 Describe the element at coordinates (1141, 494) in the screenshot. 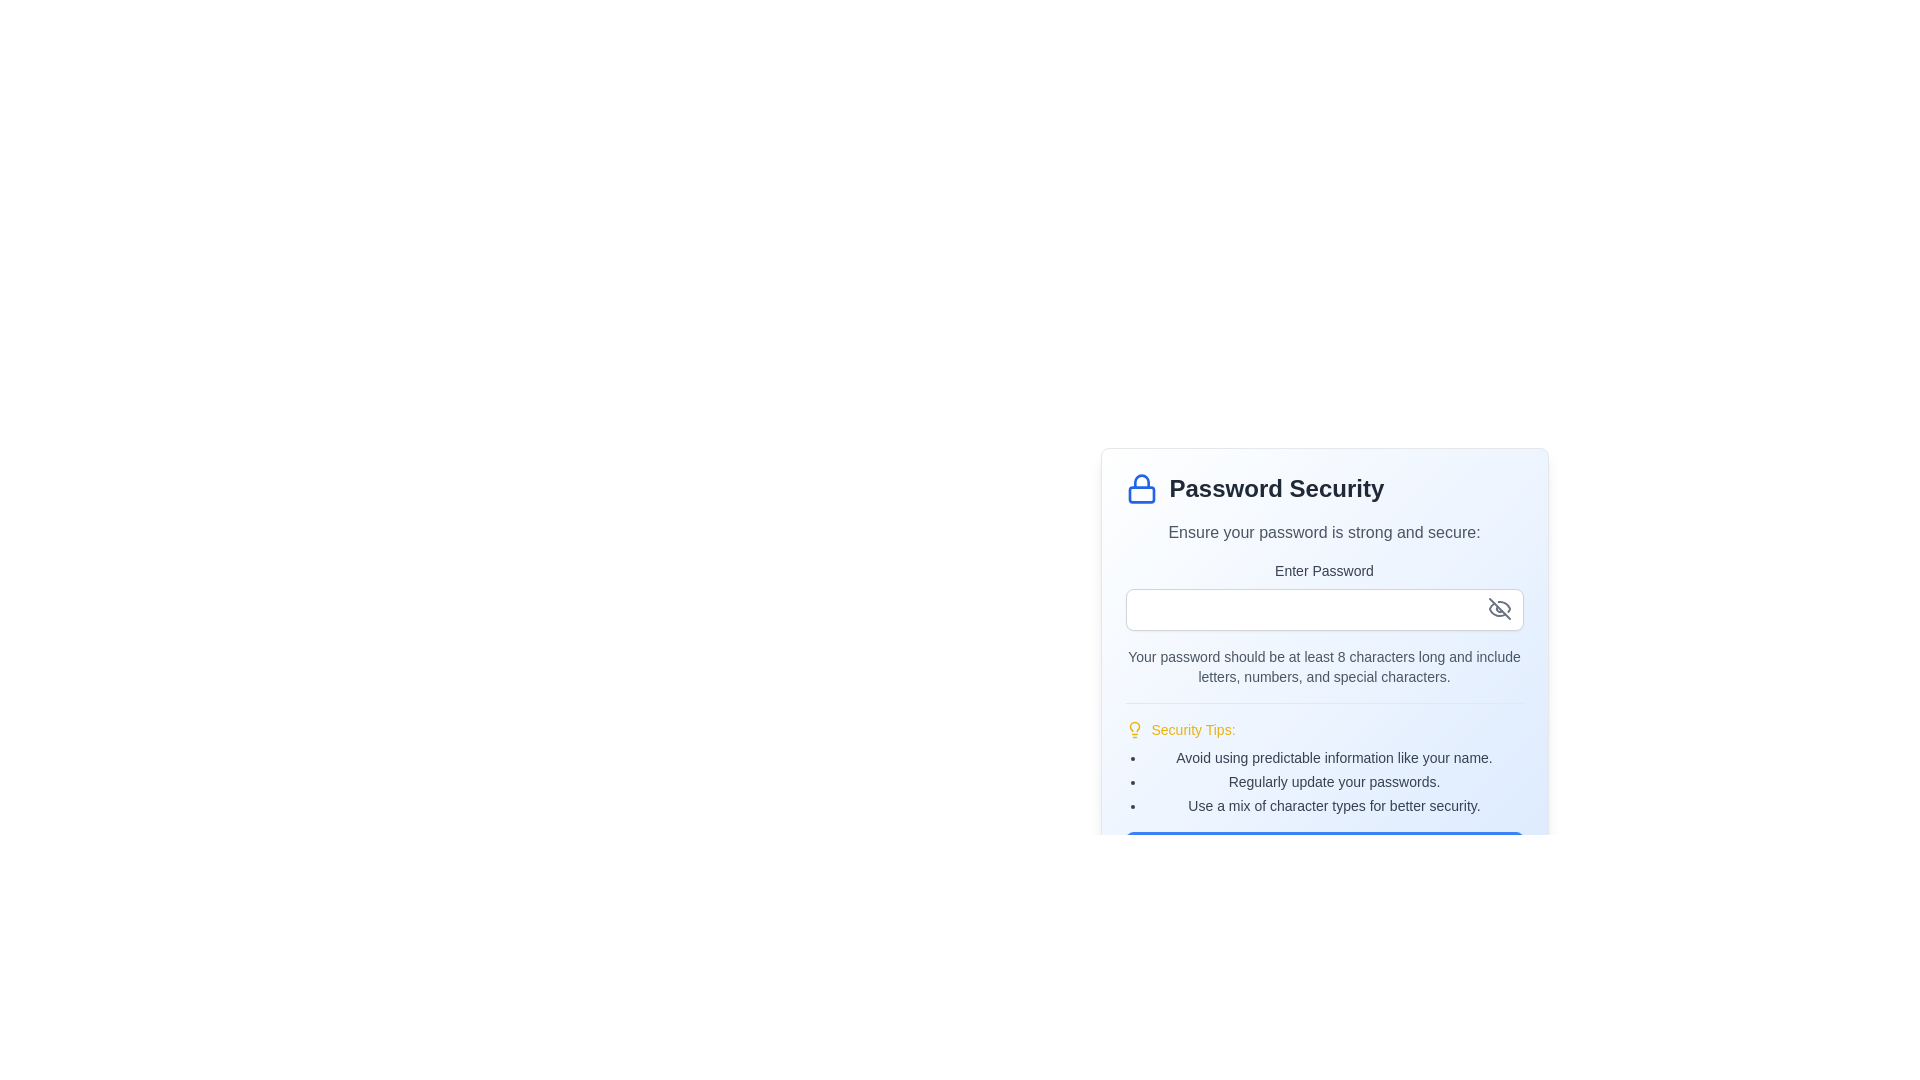

I see `the lower rectangular section of the lock's body in the security icon, which symbolizes security and restricted access` at that location.